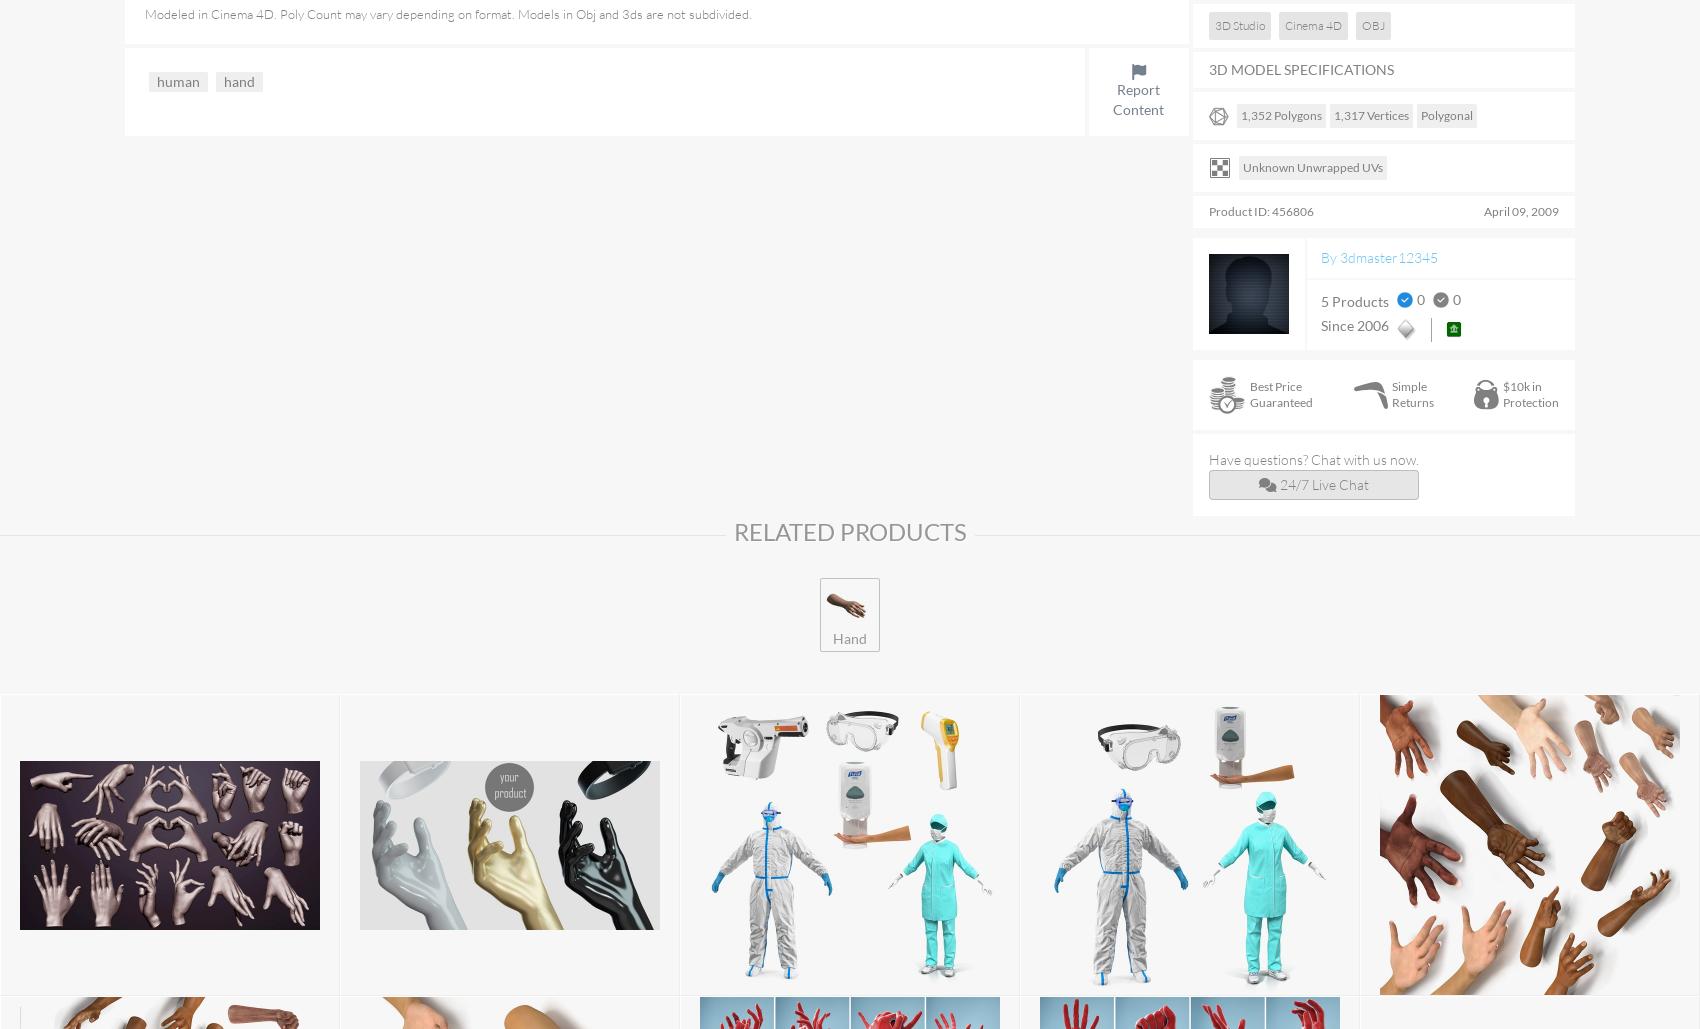 This screenshot has width=1700, height=1029. I want to click on 'Polygonal', so click(1446, 114).